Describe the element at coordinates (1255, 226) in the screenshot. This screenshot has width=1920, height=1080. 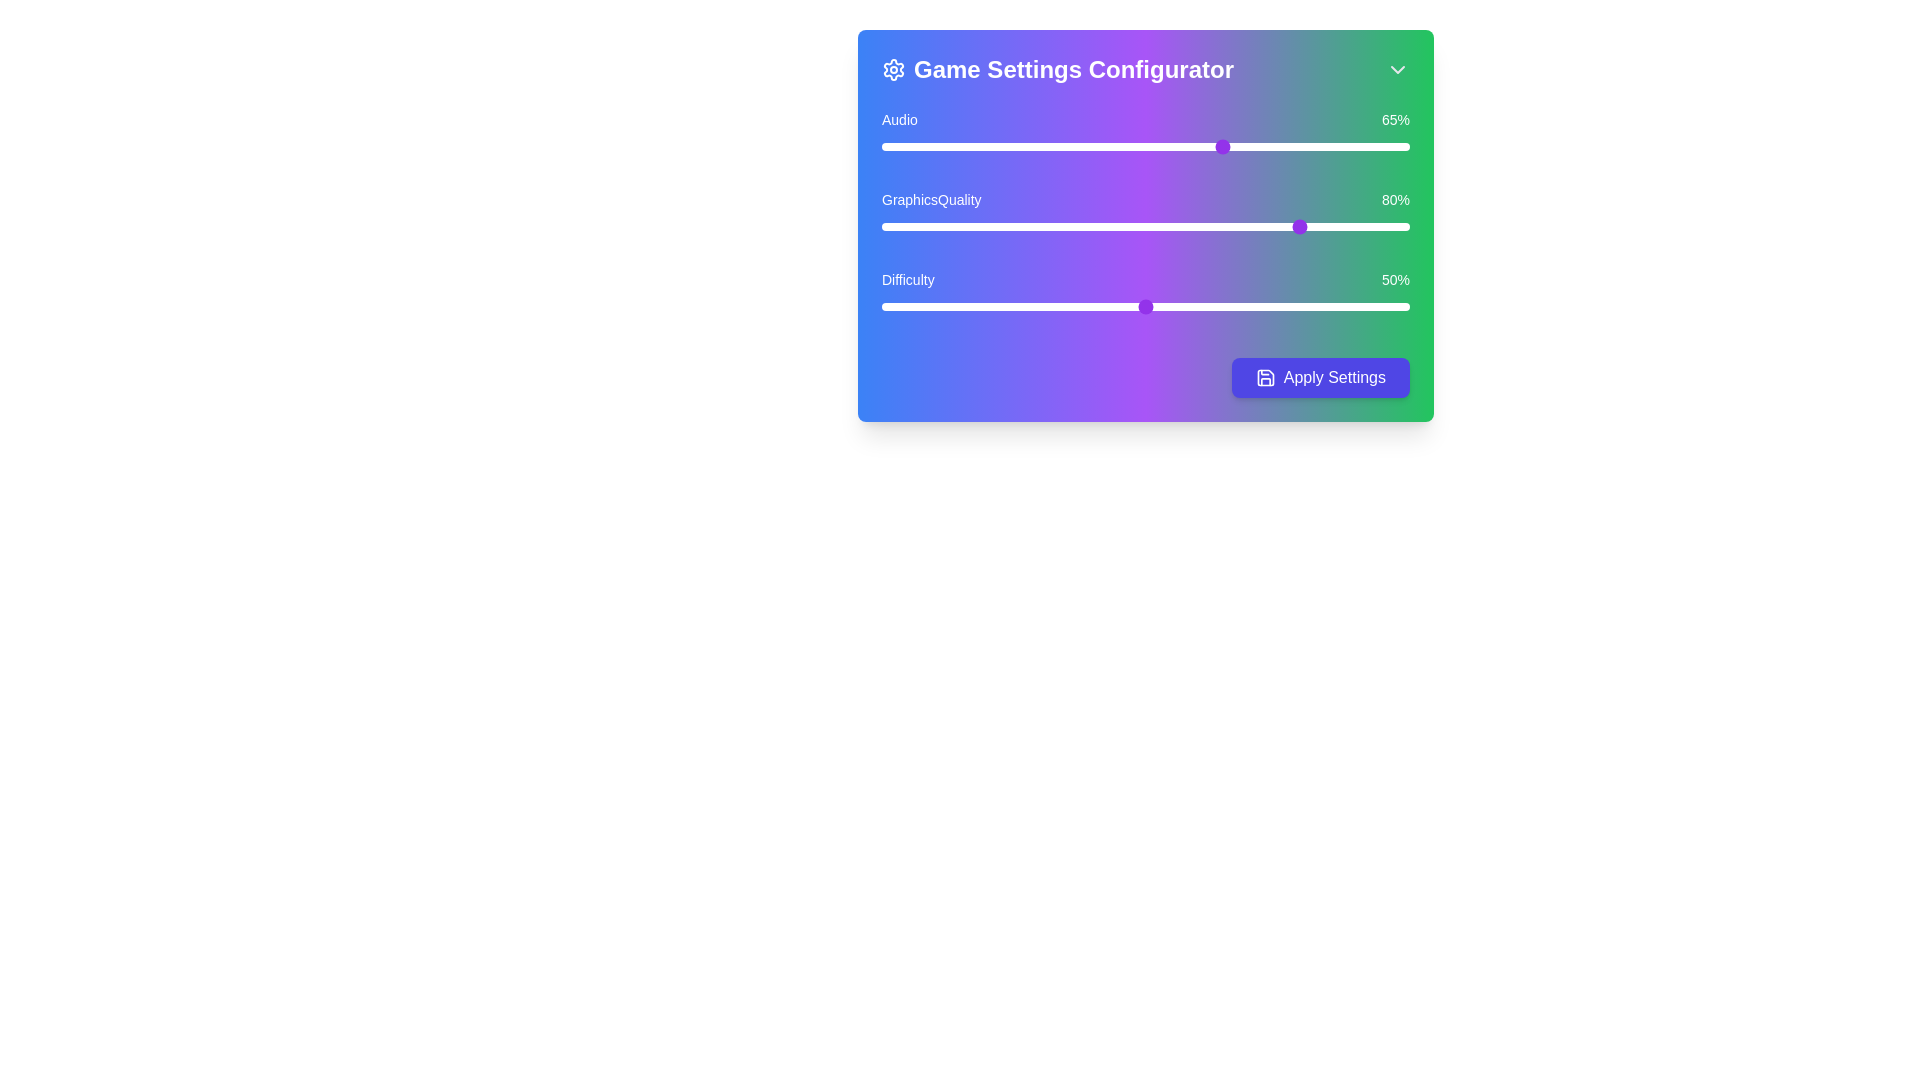
I see `the Graphics Quality` at that location.